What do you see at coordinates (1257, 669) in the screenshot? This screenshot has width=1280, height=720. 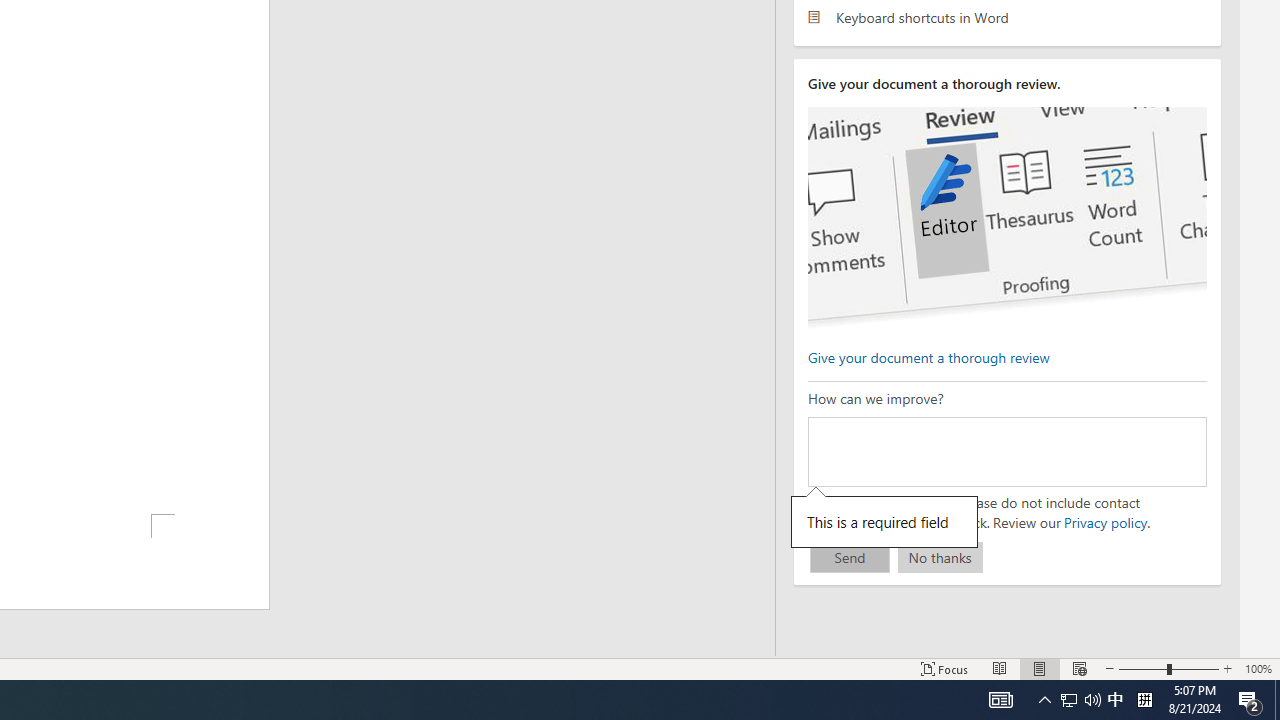 I see `'Zoom 100%'` at bounding box center [1257, 669].